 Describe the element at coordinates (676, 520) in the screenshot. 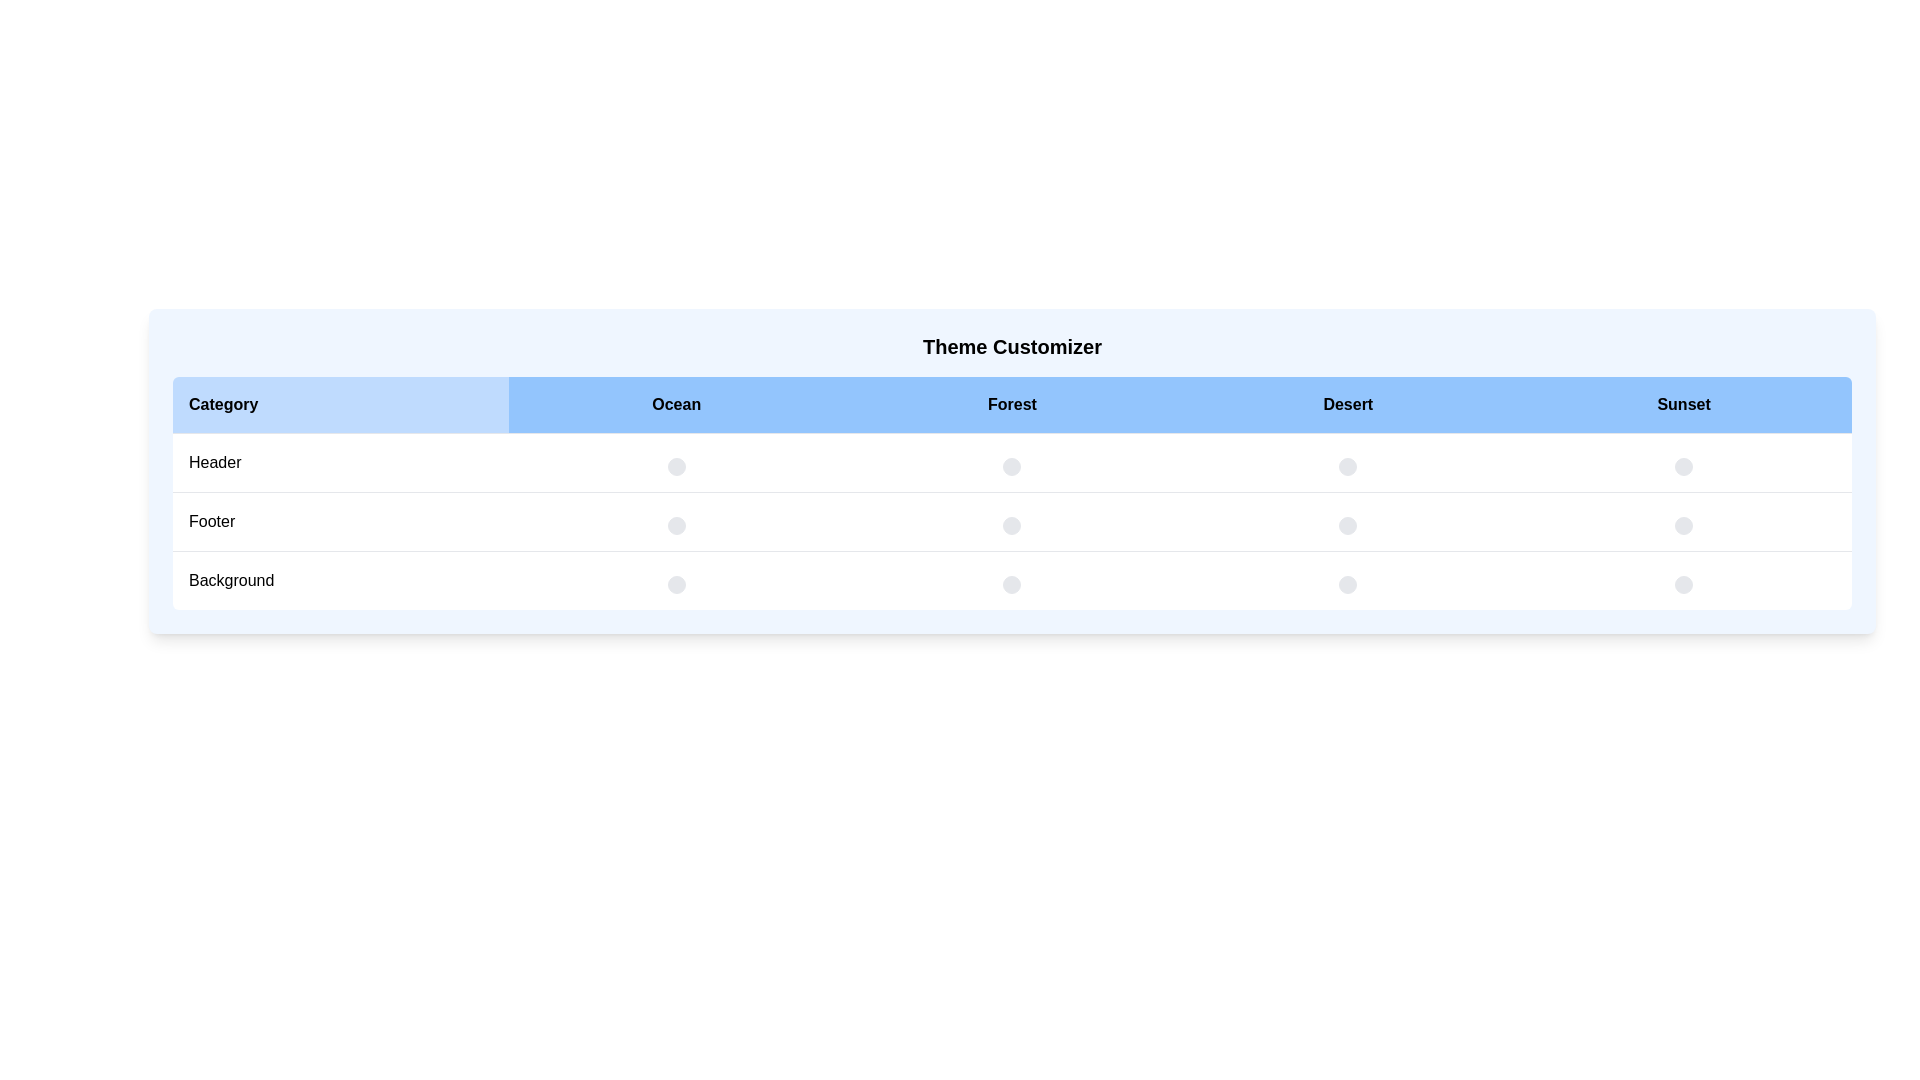

I see `the rounded button with a light gray background and darker gray border located in the second row under the 'Ocean' column in the 'Theme Customizer' section of the interface` at that location.